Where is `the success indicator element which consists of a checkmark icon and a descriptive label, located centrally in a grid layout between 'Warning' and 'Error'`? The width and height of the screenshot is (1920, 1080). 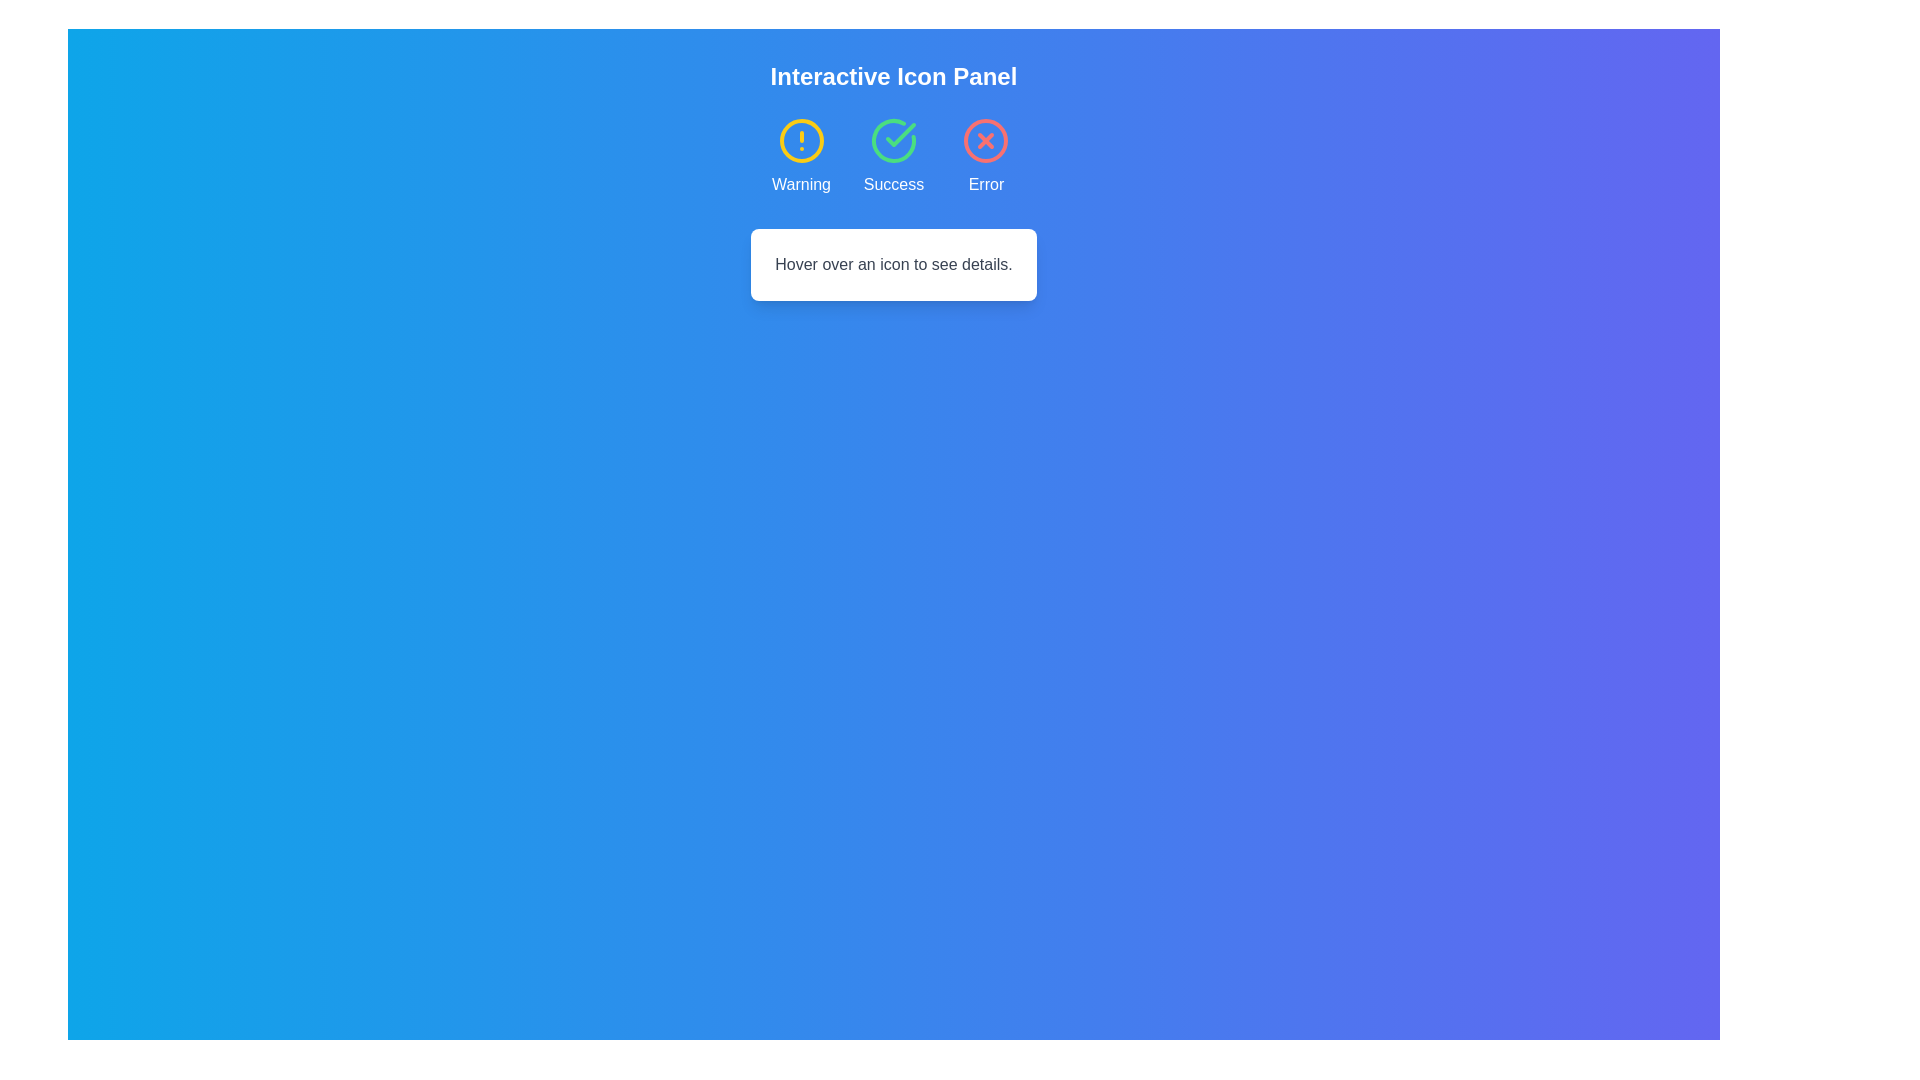 the success indicator element which consists of a checkmark icon and a descriptive label, located centrally in a grid layout between 'Warning' and 'Error' is located at coordinates (892, 156).